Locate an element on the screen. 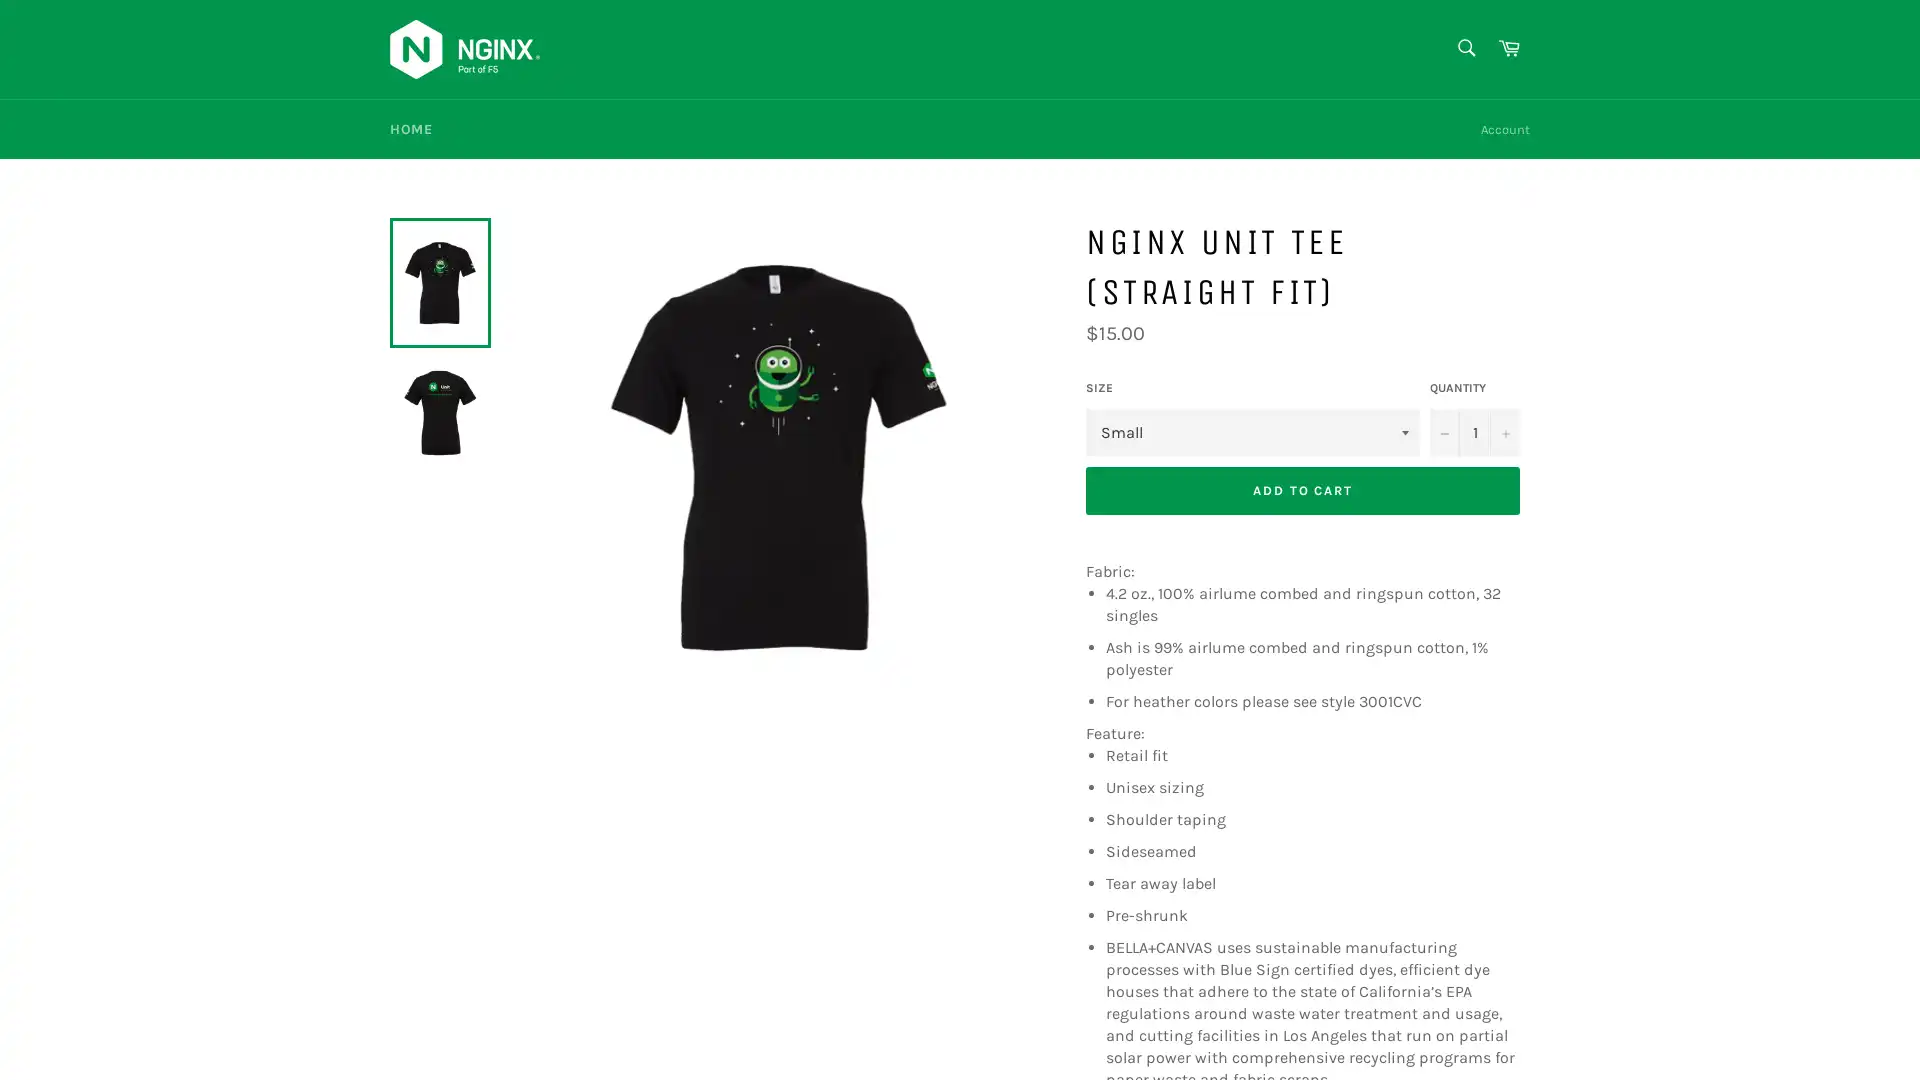 This screenshot has height=1080, width=1920. Search is located at coordinates (1464, 46).